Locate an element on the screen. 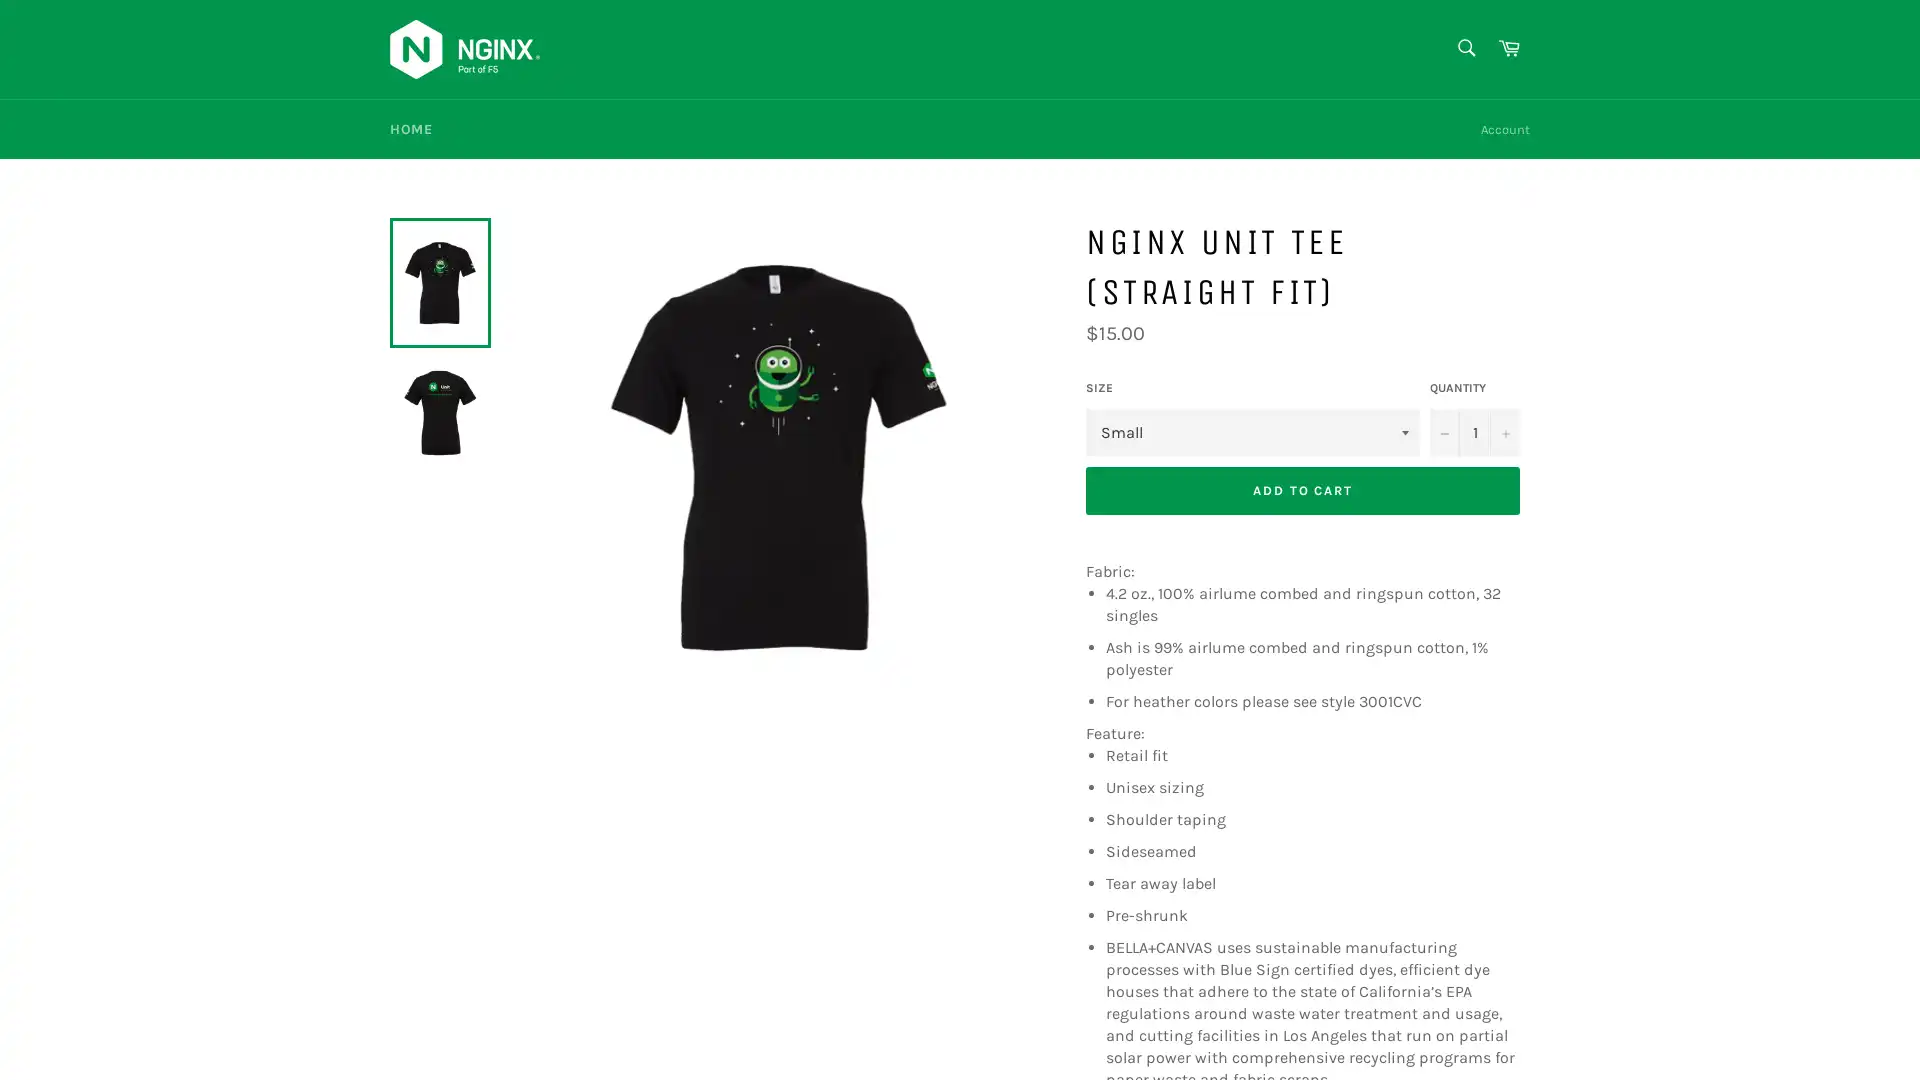 This screenshot has height=1080, width=1920. Search is located at coordinates (1464, 46).